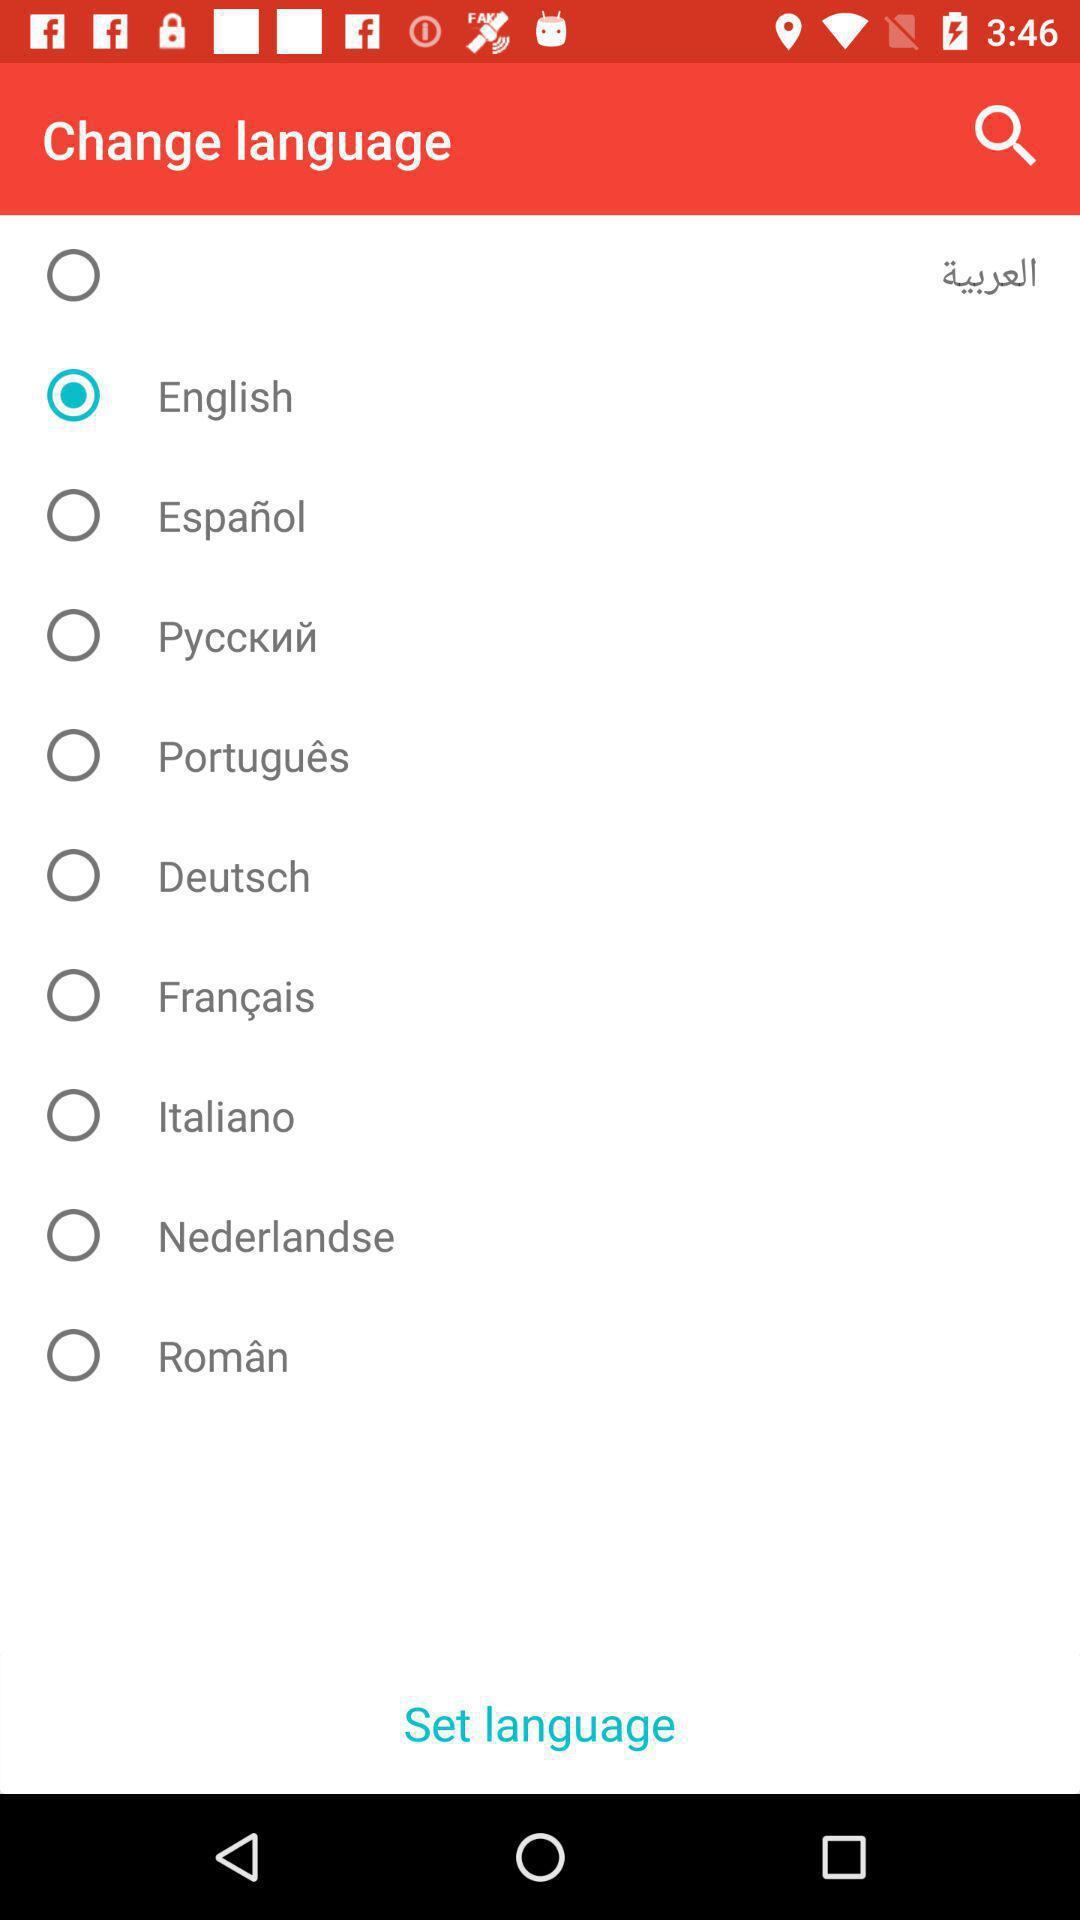 This screenshot has height=1920, width=1080. What do you see at coordinates (555, 754) in the screenshot?
I see `item above deutsch icon` at bounding box center [555, 754].